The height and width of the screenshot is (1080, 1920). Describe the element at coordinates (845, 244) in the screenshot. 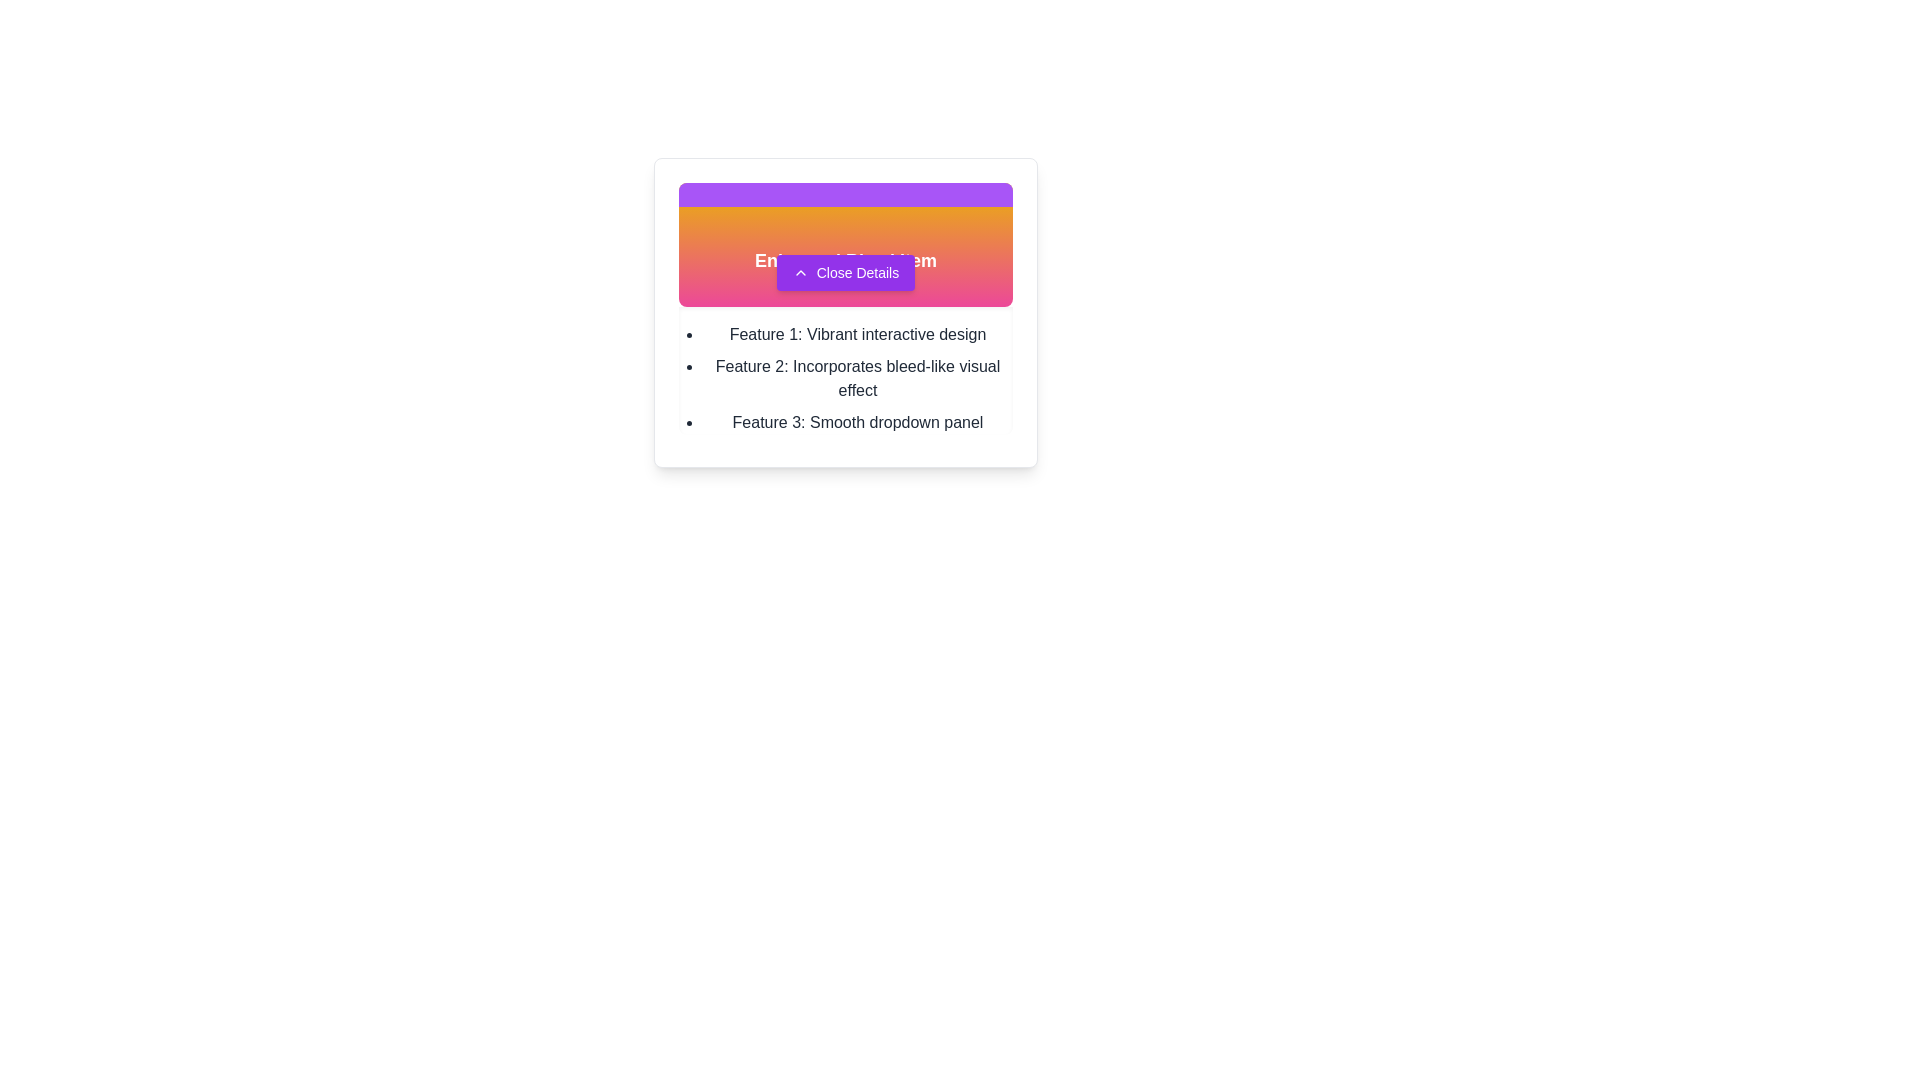

I see `the purple button labeled 'Close Details' within the Compound component titled 'Enhanced Bleed Item' to initiate an alternative interaction` at that location.